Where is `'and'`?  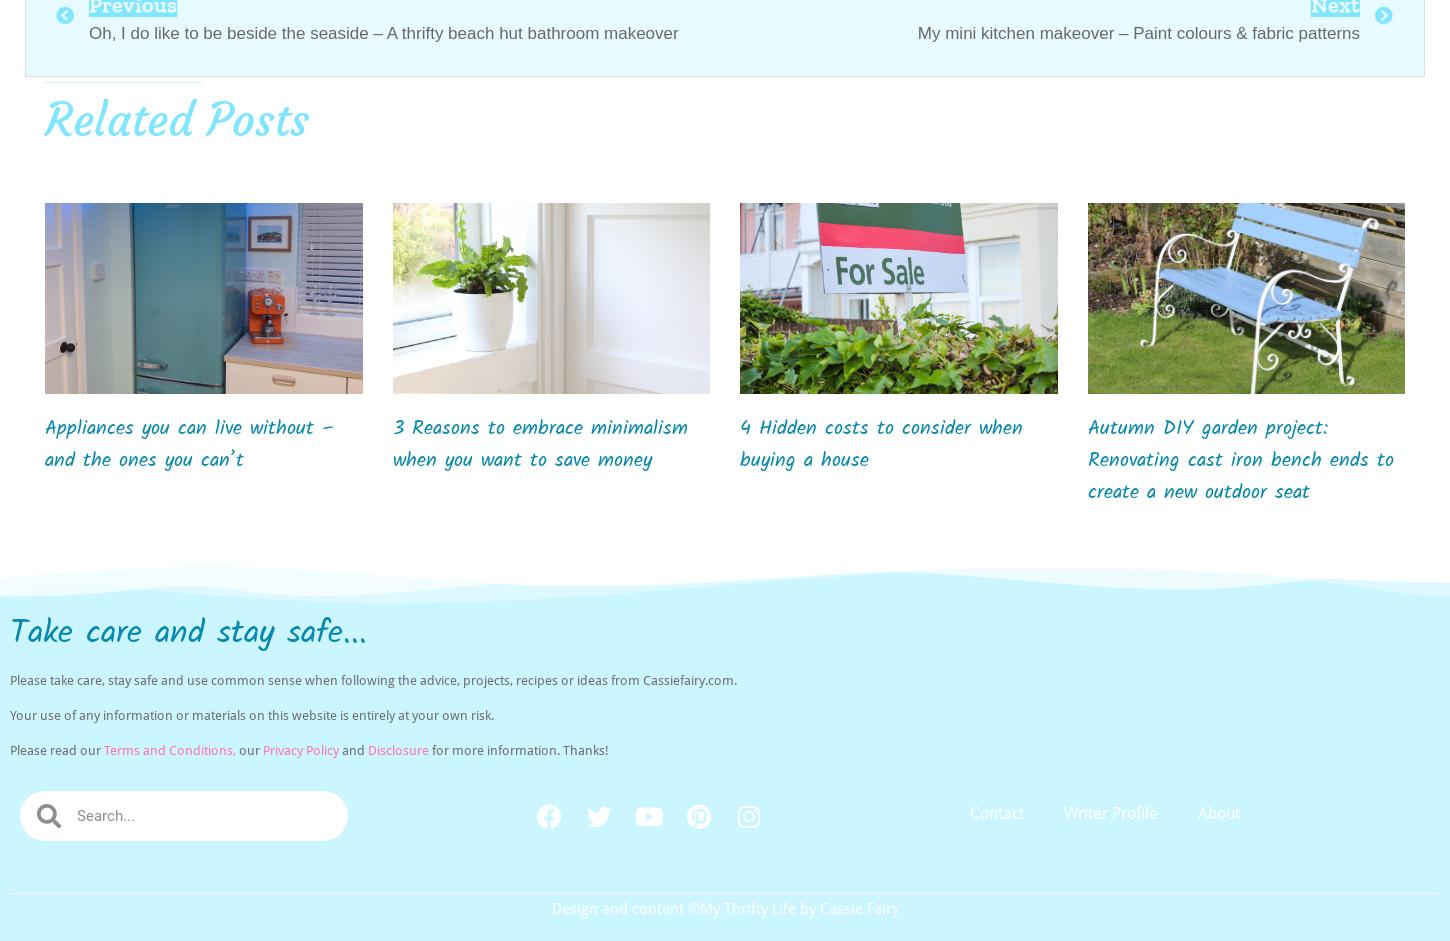
'and' is located at coordinates (353, 749).